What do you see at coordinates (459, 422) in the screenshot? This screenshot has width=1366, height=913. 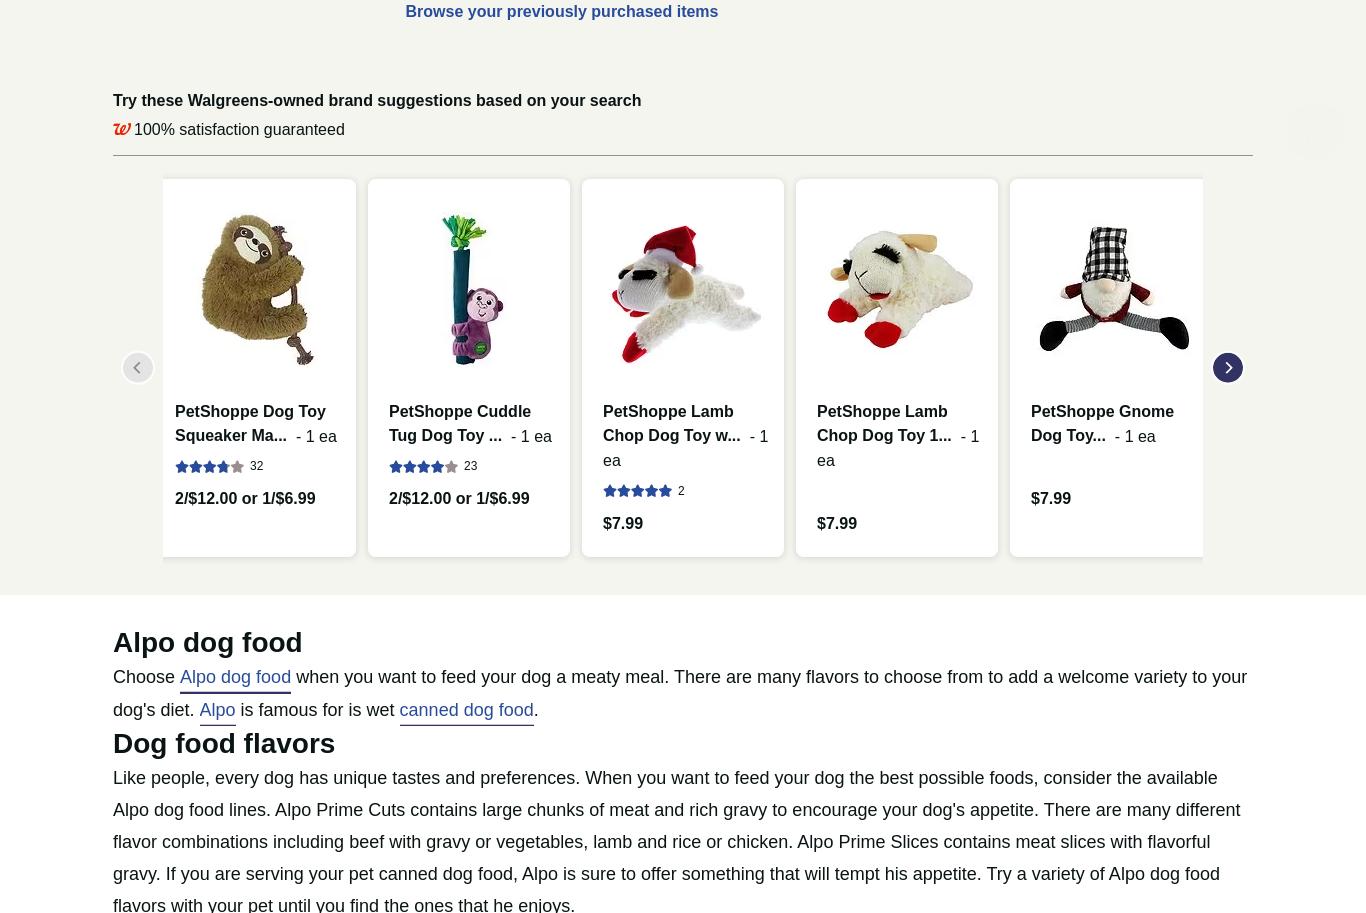 I see `'PetShoppe Cuddle Tug Dog Toy ...'` at bounding box center [459, 422].